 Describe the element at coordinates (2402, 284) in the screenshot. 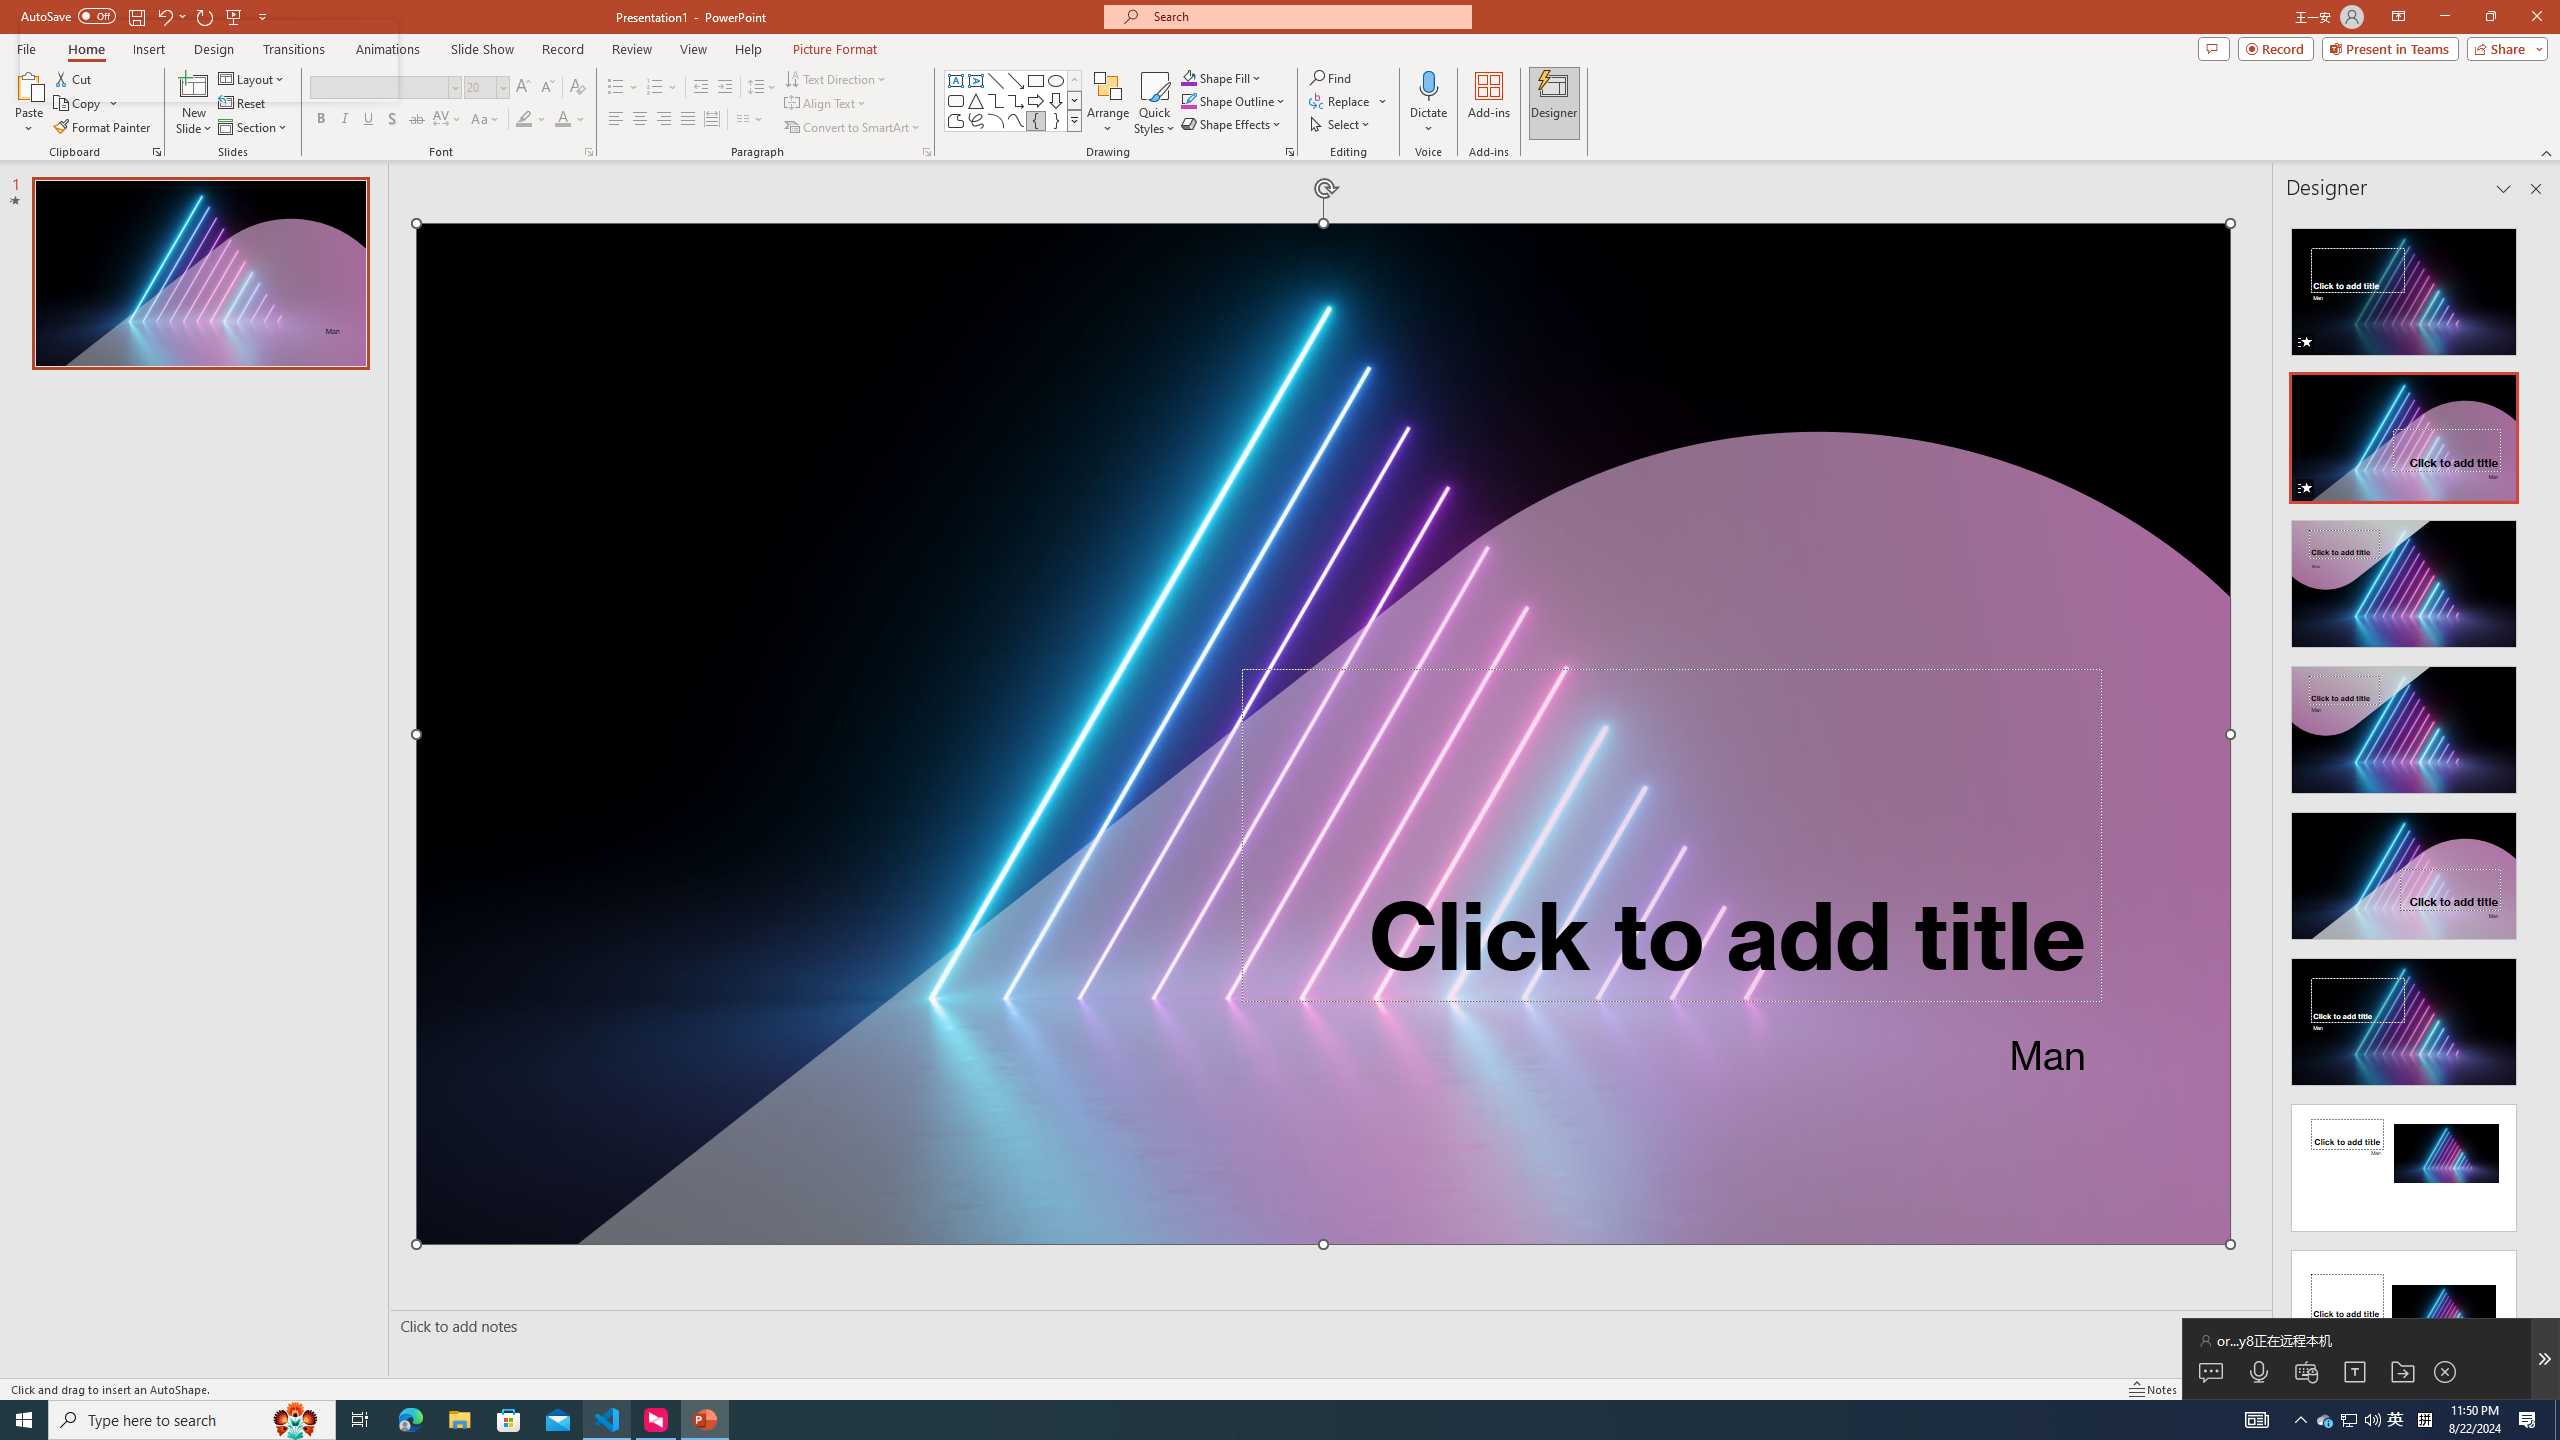

I see `'Recommended Design: Animation'` at that location.